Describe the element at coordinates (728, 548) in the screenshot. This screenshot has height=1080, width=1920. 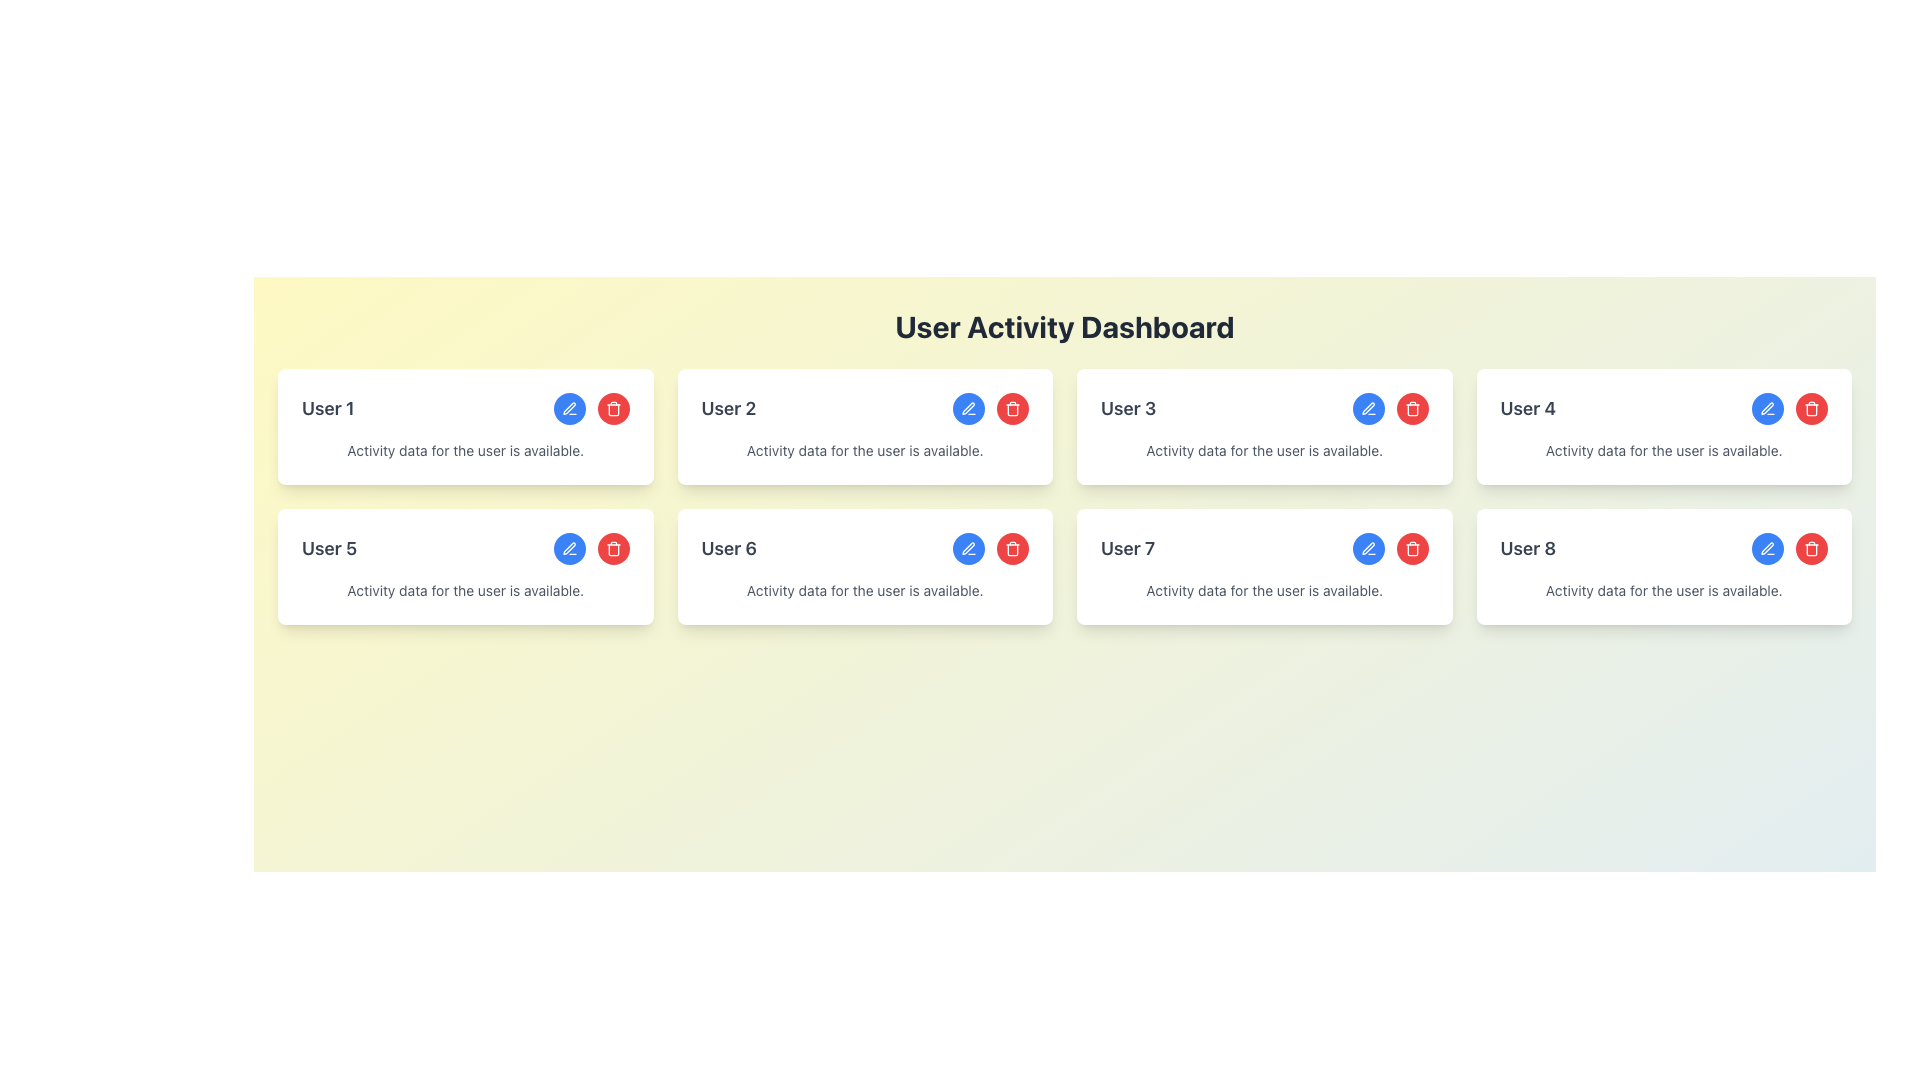
I see `the user name label located in the second row, second column of the user card grid on the dashboard, positioned below 'User 2' and adjacent to 'User 5' and 'User 7'` at that location.